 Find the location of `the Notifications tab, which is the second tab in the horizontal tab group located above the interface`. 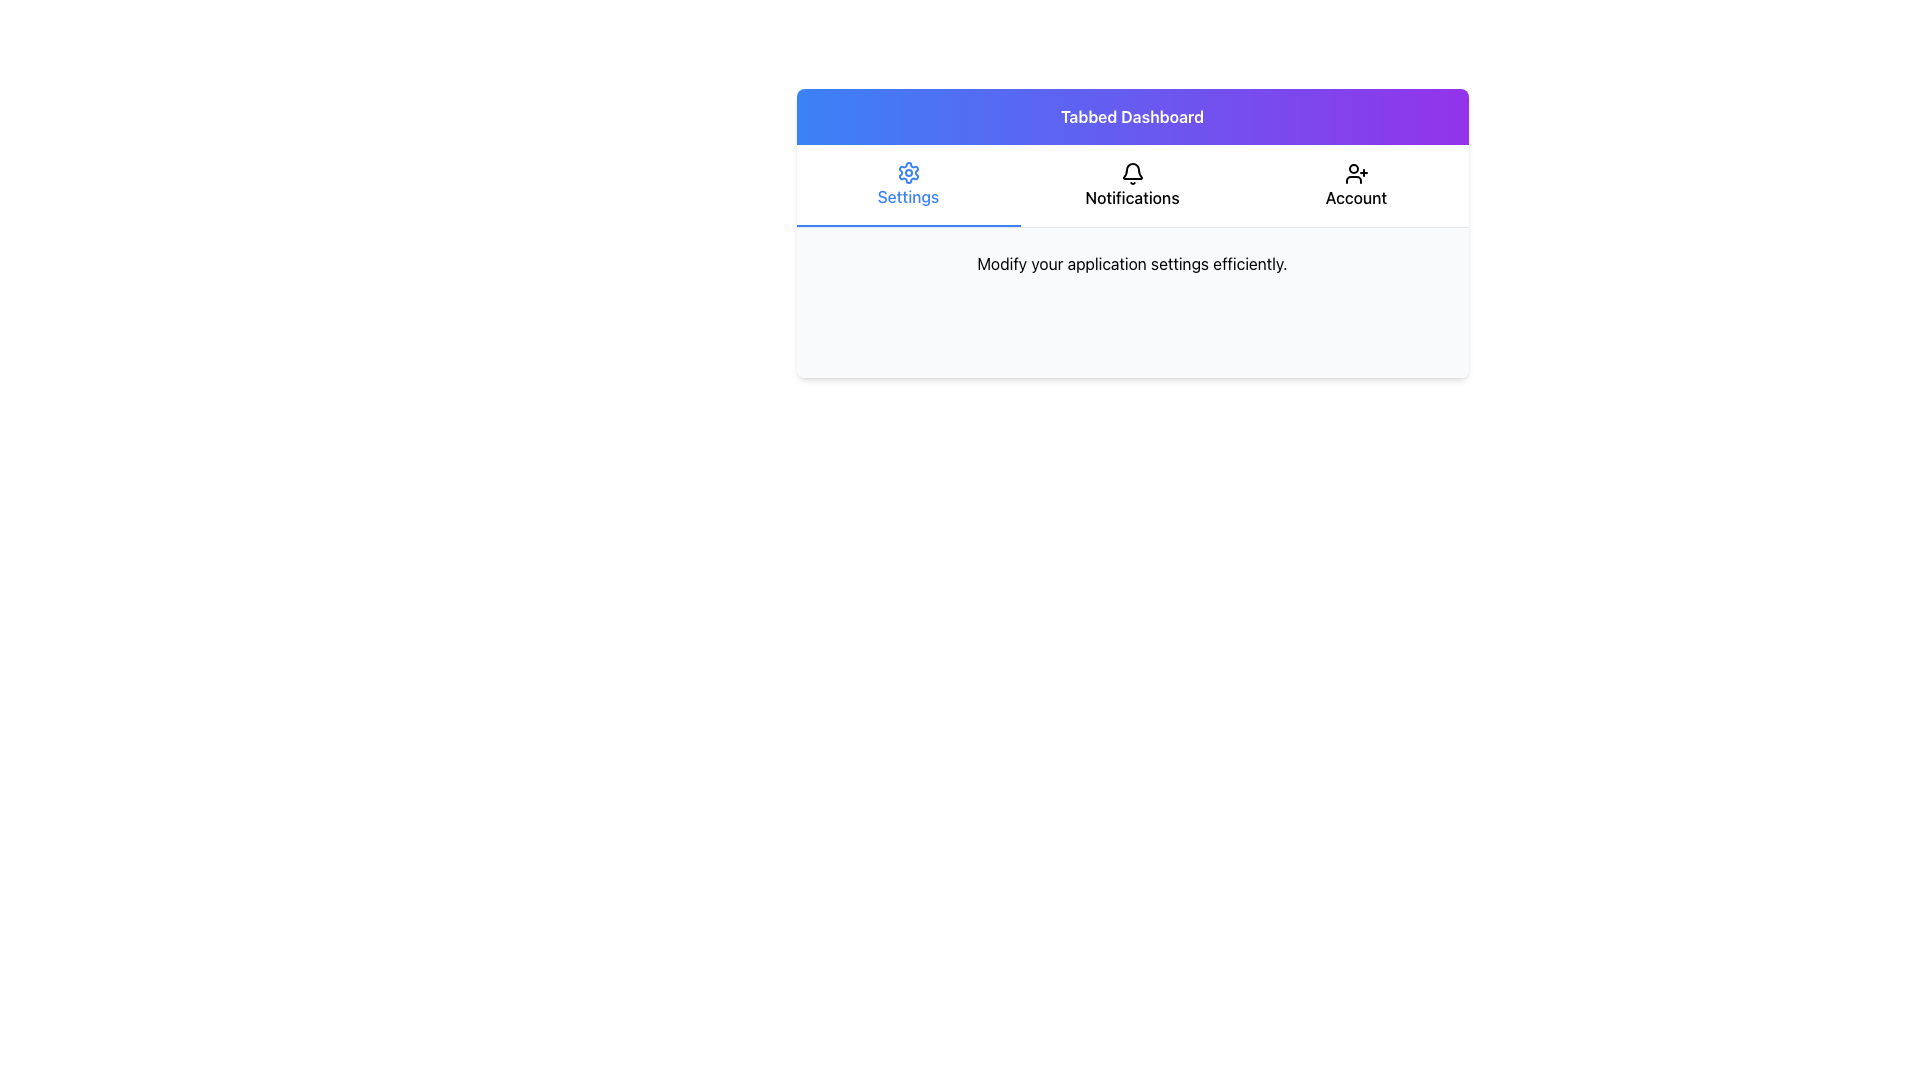

the Notifications tab, which is the second tab in the horizontal tab group located above the interface is located at coordinates (1132, 185).